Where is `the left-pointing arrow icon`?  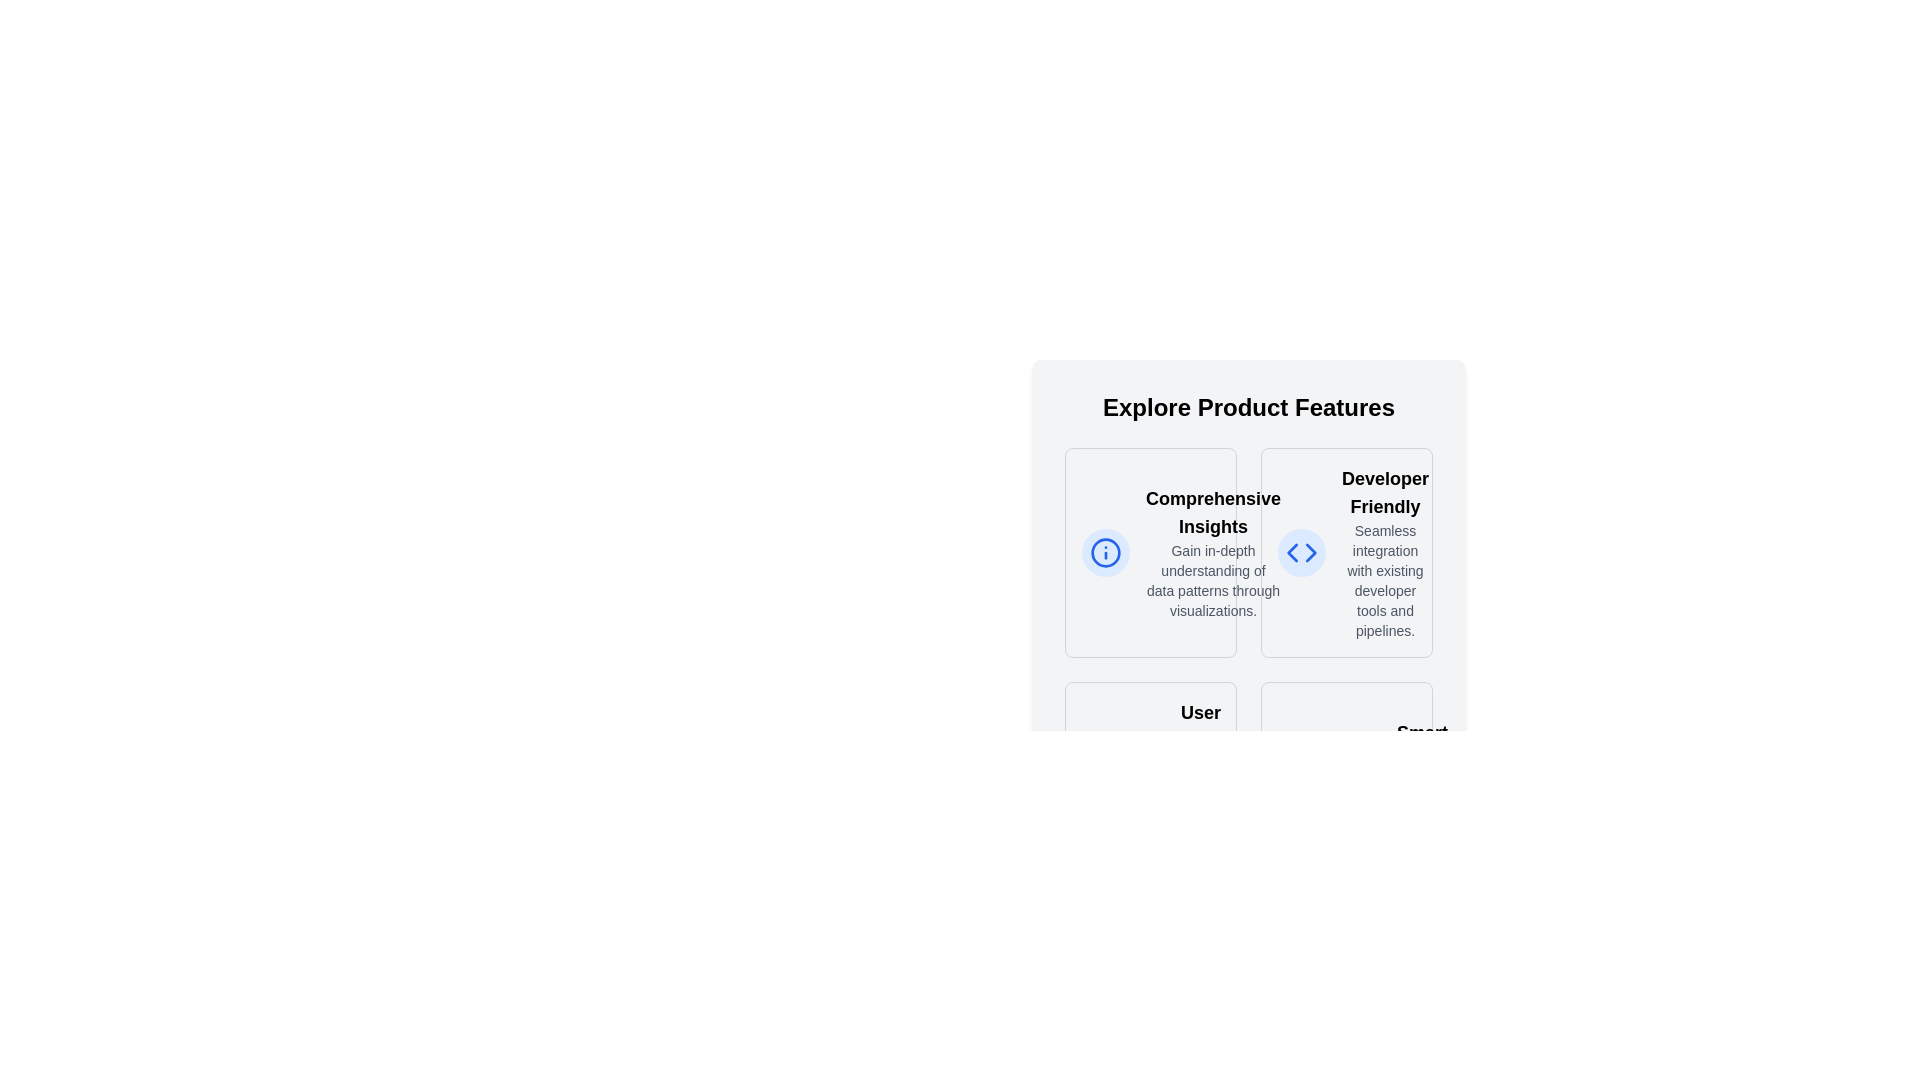 the left-pointing arrow icon is located at coordinates (1291, 552).